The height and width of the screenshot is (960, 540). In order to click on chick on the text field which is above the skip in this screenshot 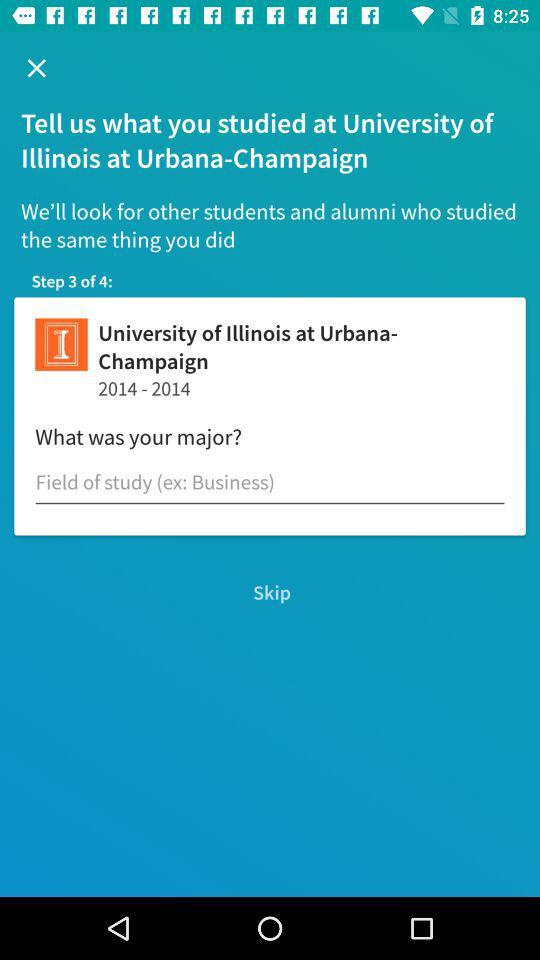, I will do `click(270, 482)`.